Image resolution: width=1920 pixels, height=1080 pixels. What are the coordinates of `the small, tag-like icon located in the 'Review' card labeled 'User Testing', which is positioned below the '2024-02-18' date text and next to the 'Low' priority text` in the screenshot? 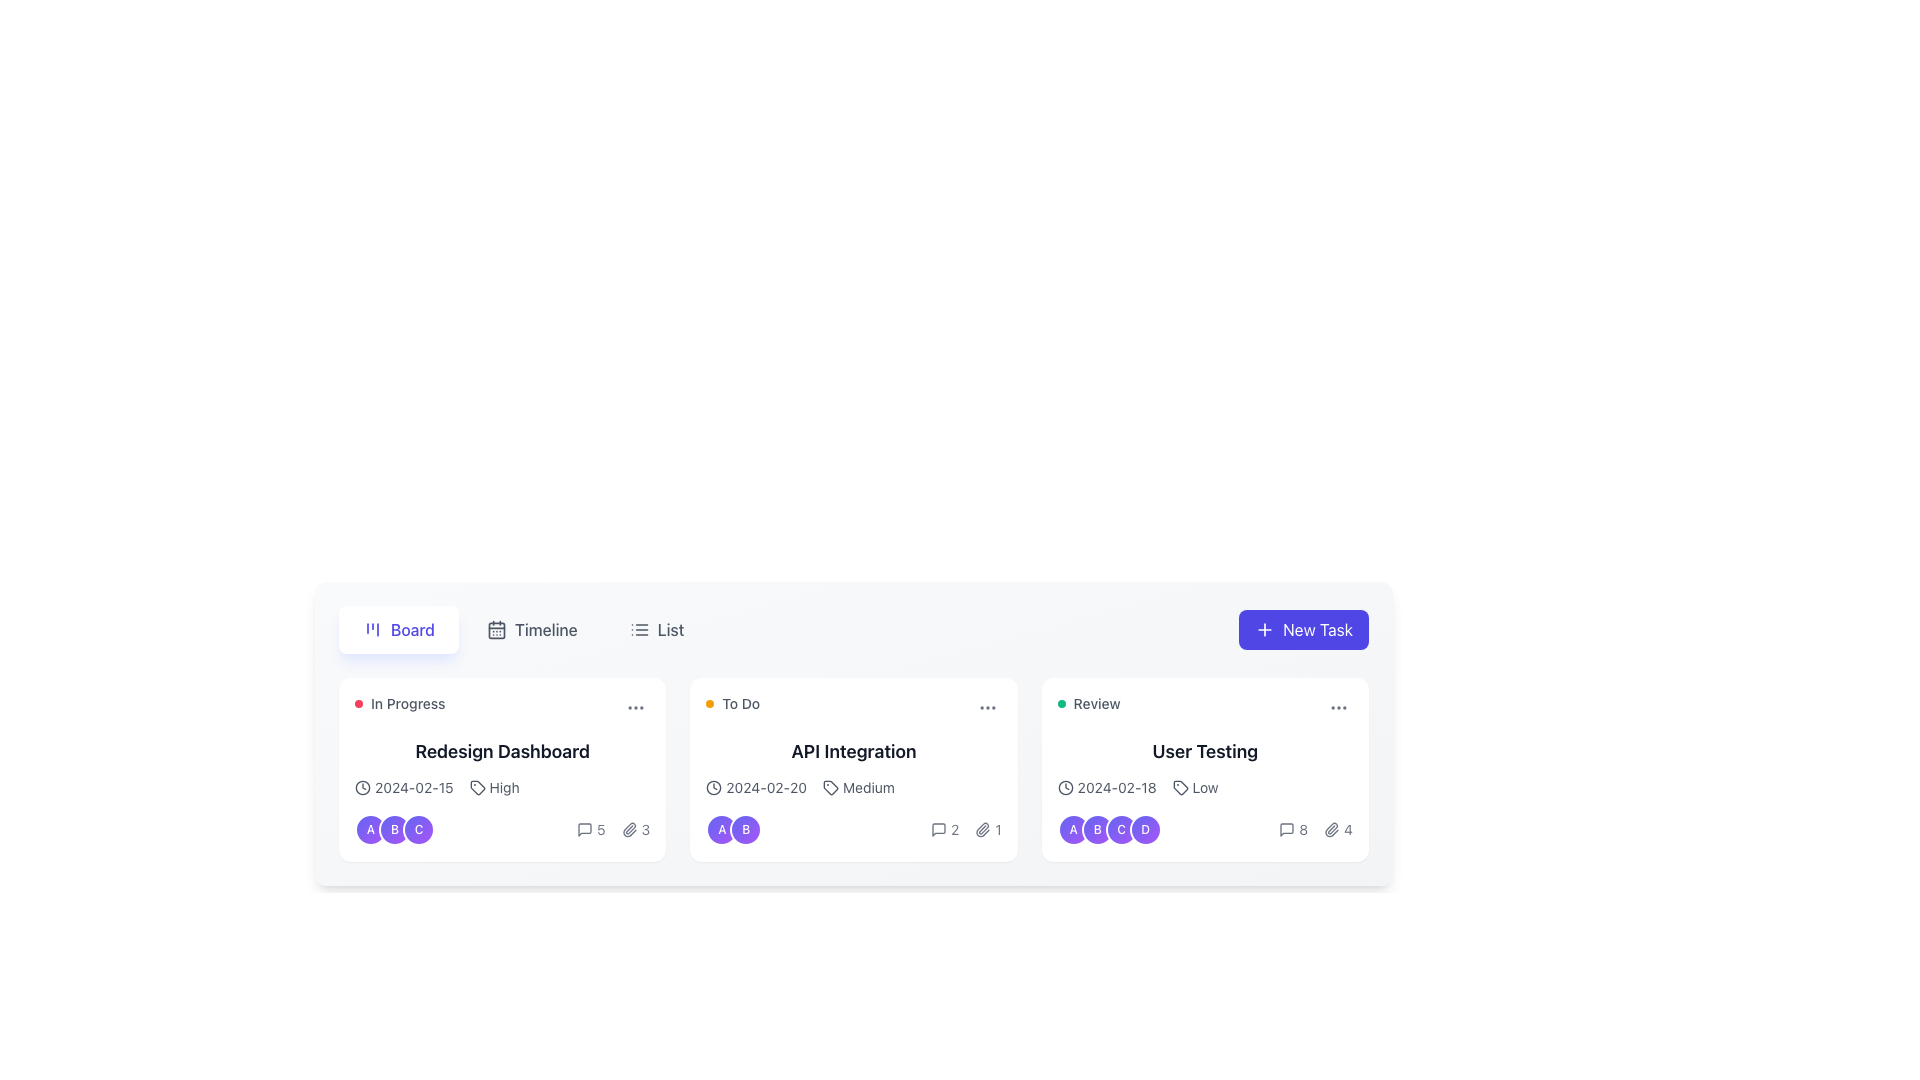 It's located at (1180, 786).